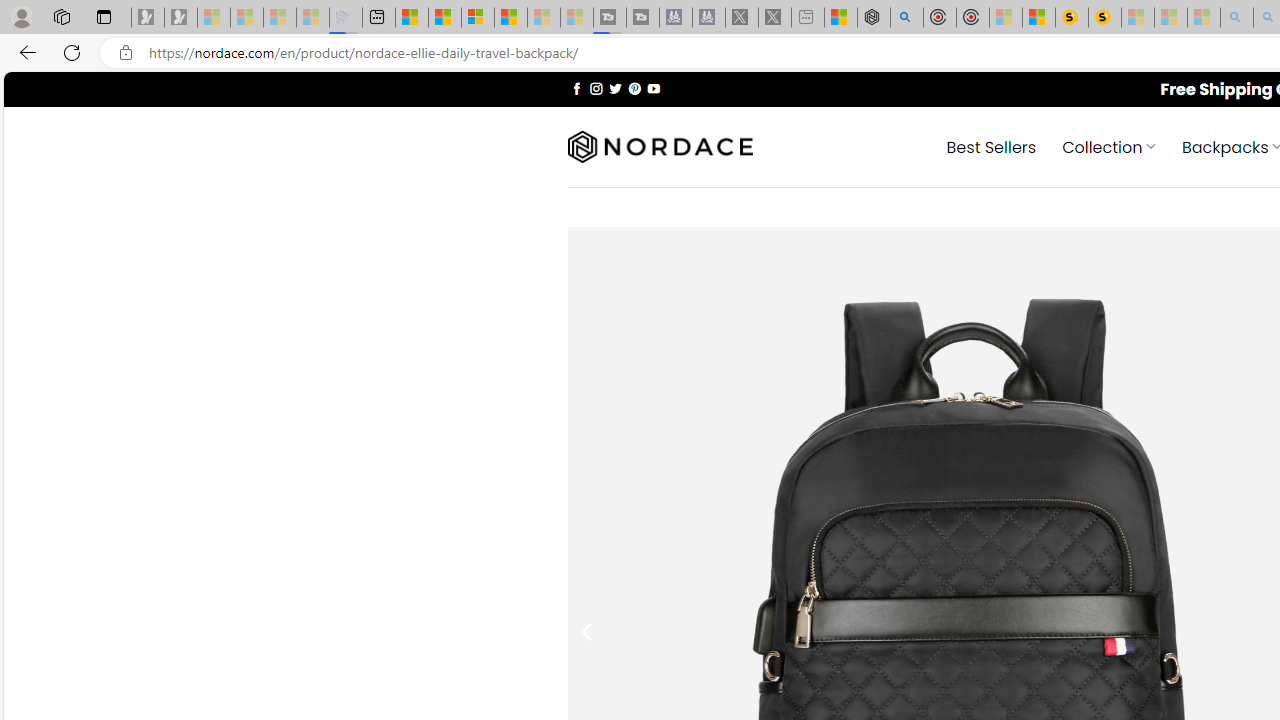 Image resolution: width=1280 pixels, height=720 pixels. Describe the element at coordinates (991, 145) in the screenshot. I see `'  Best Sellers'` at that location.